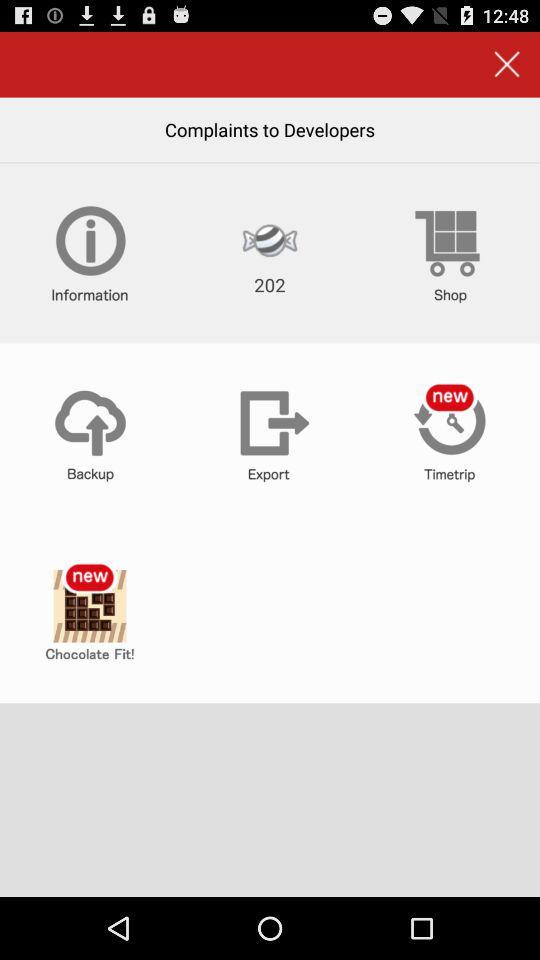 This screenshot has height=960, width=540. What do you see at coordinates (507, 64) in the screenshot?
I see `the complements to developer window` at bounding box center [507, 64].